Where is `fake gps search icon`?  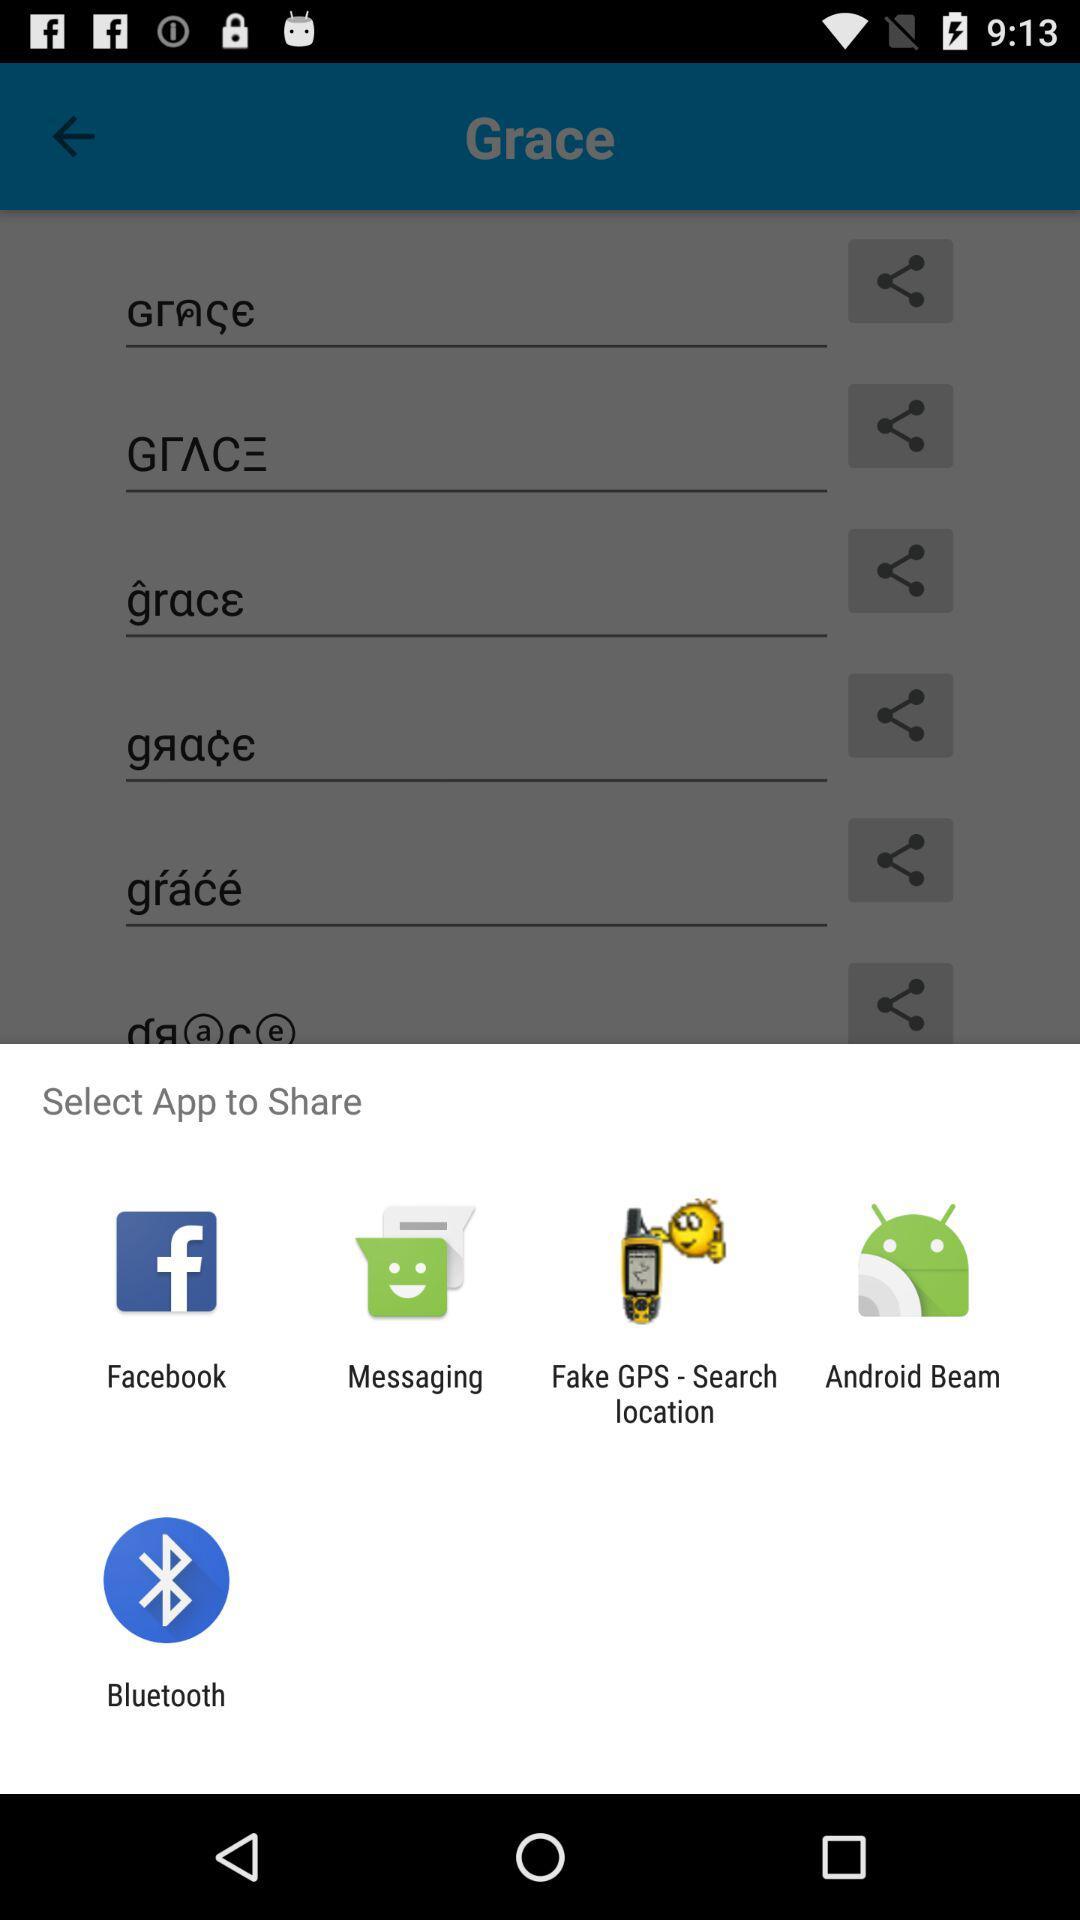
fake gps search icon is located at coordinates (664, 1392).